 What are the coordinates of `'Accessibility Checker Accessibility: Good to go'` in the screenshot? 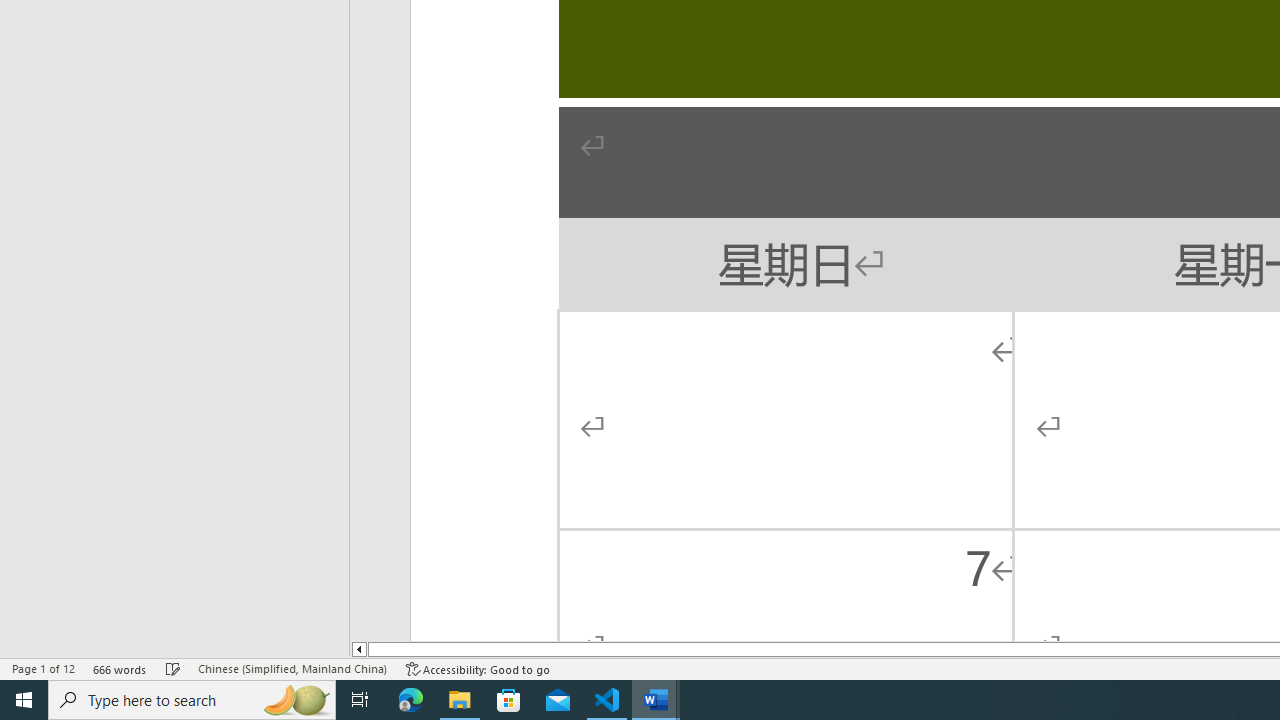 It's located at (477, 669).